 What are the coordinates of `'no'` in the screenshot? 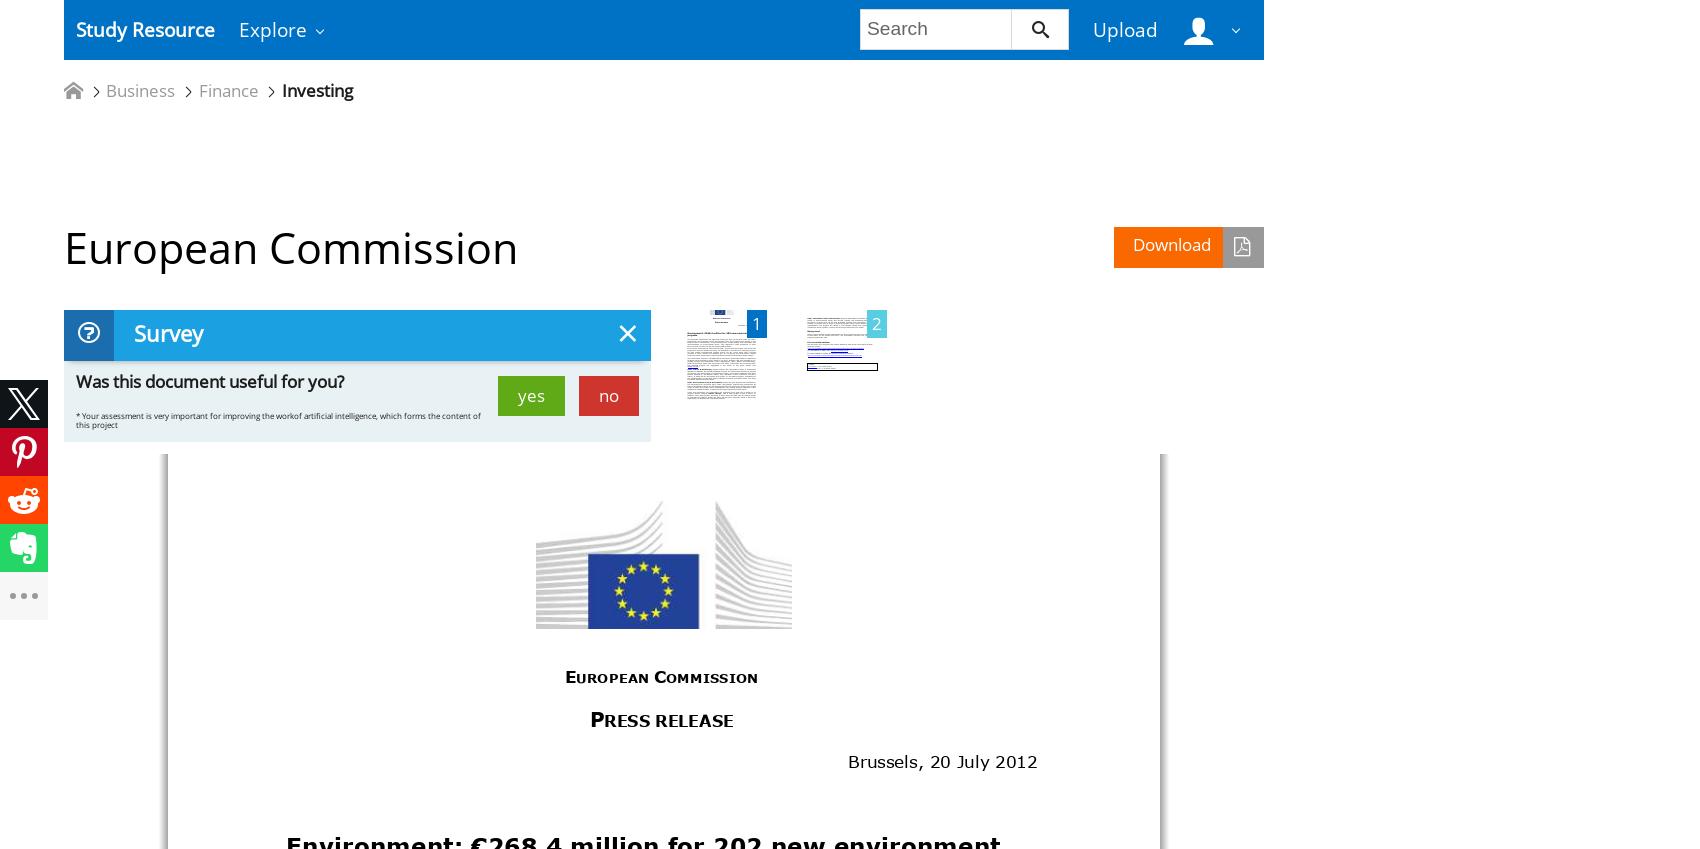 It's located at (607, 393).